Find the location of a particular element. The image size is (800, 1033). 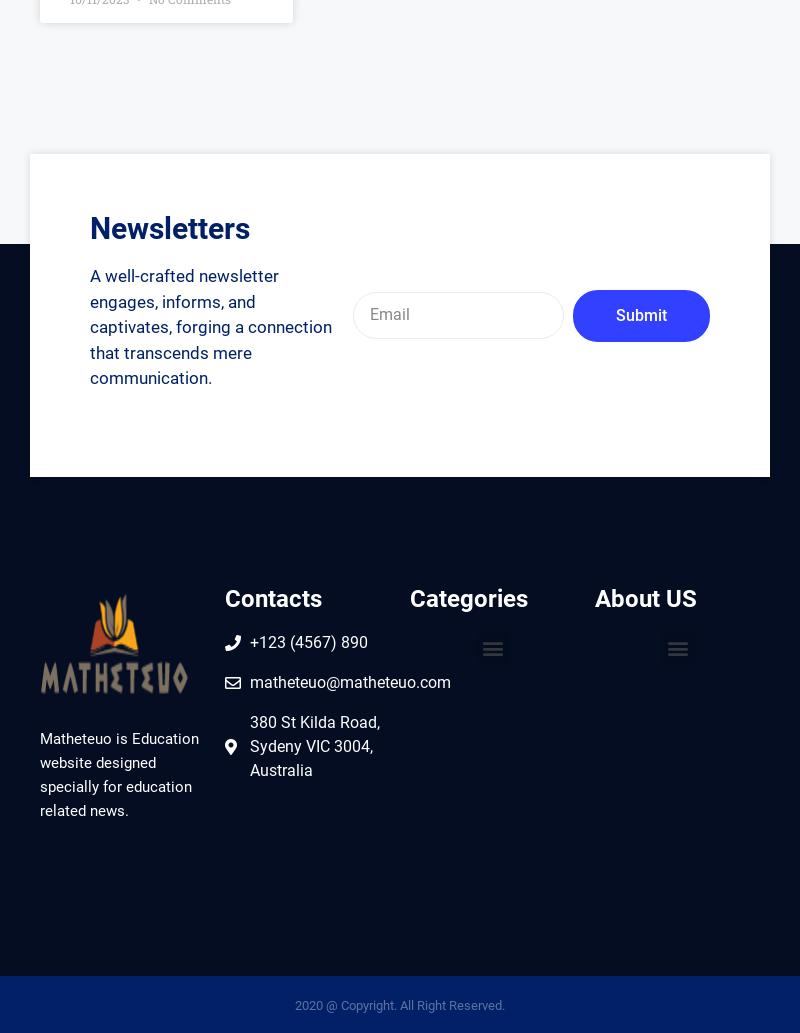

'+123 (4567) 890' is located at coordinates (307, 641).